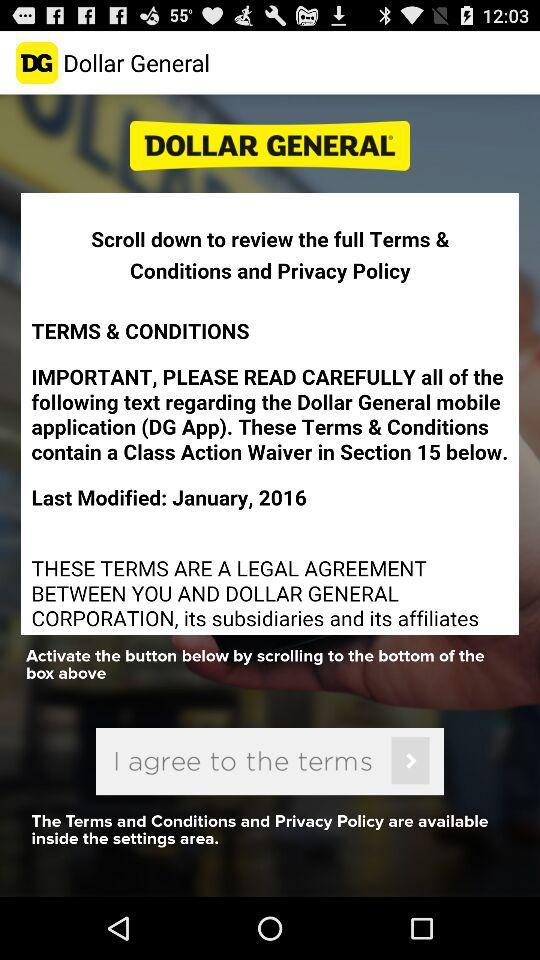 Image resolution: width=540 pixels, height=960 pixels. I want to click on agree terms, so click(270, 760).